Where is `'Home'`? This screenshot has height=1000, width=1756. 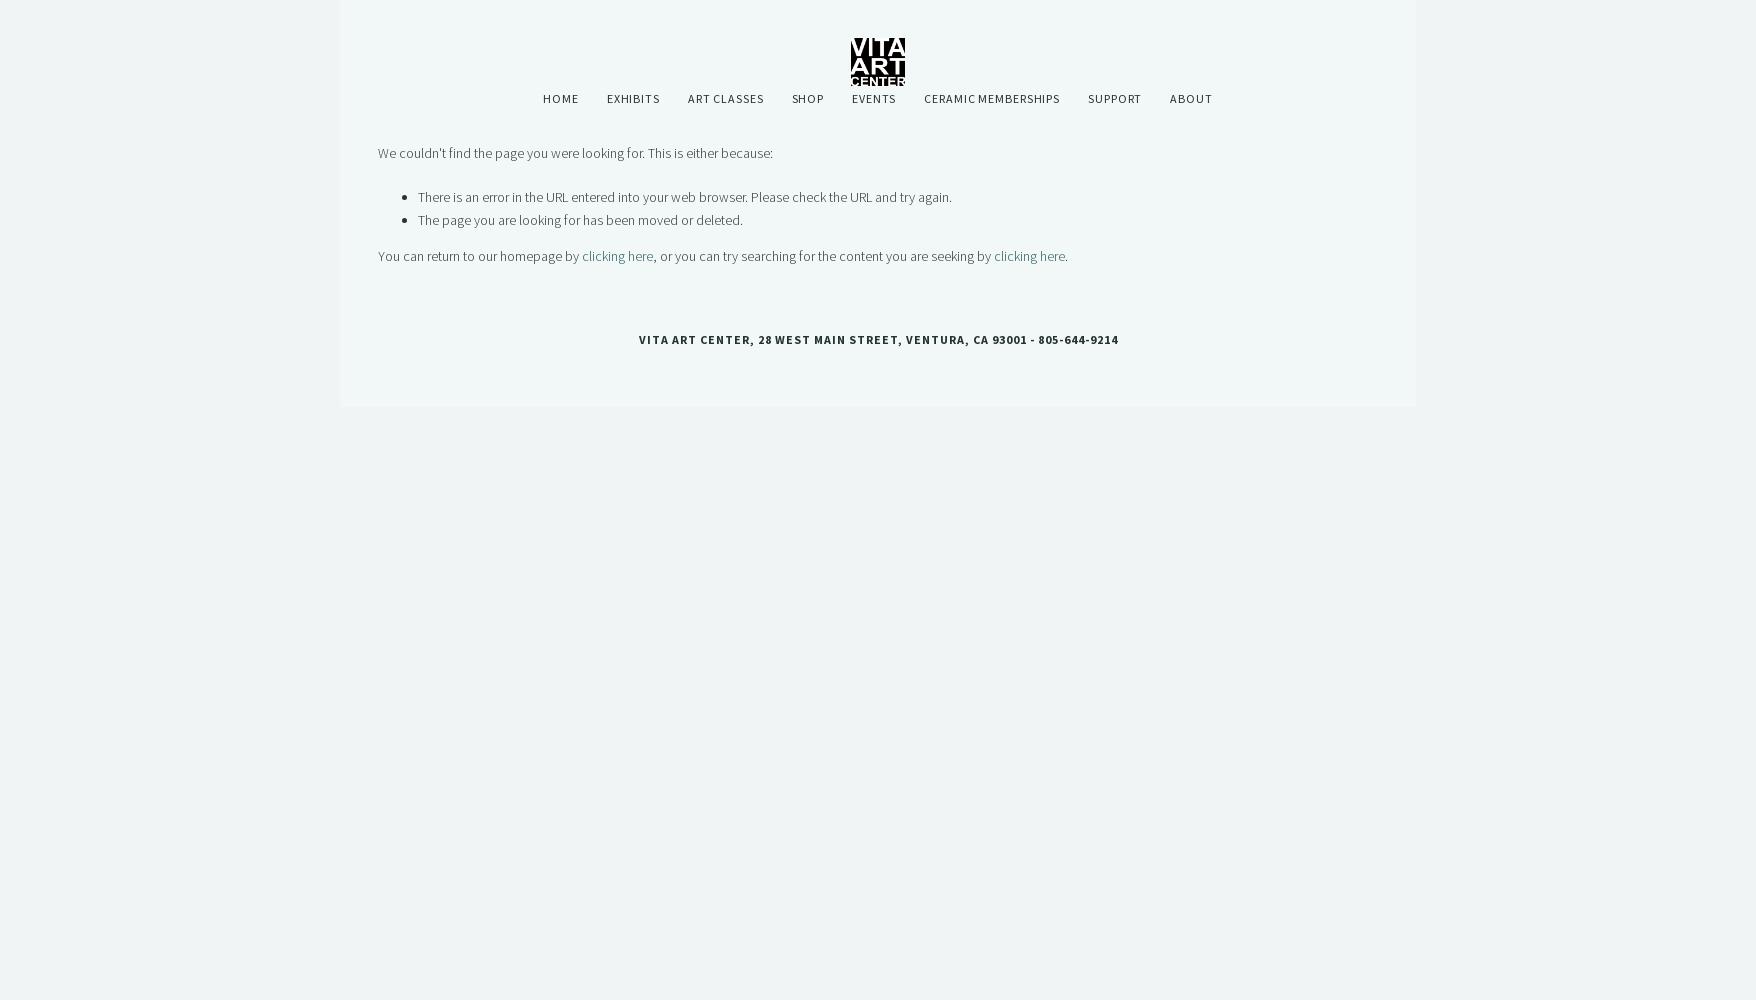
'Home' is located at coordinates (559, 97).